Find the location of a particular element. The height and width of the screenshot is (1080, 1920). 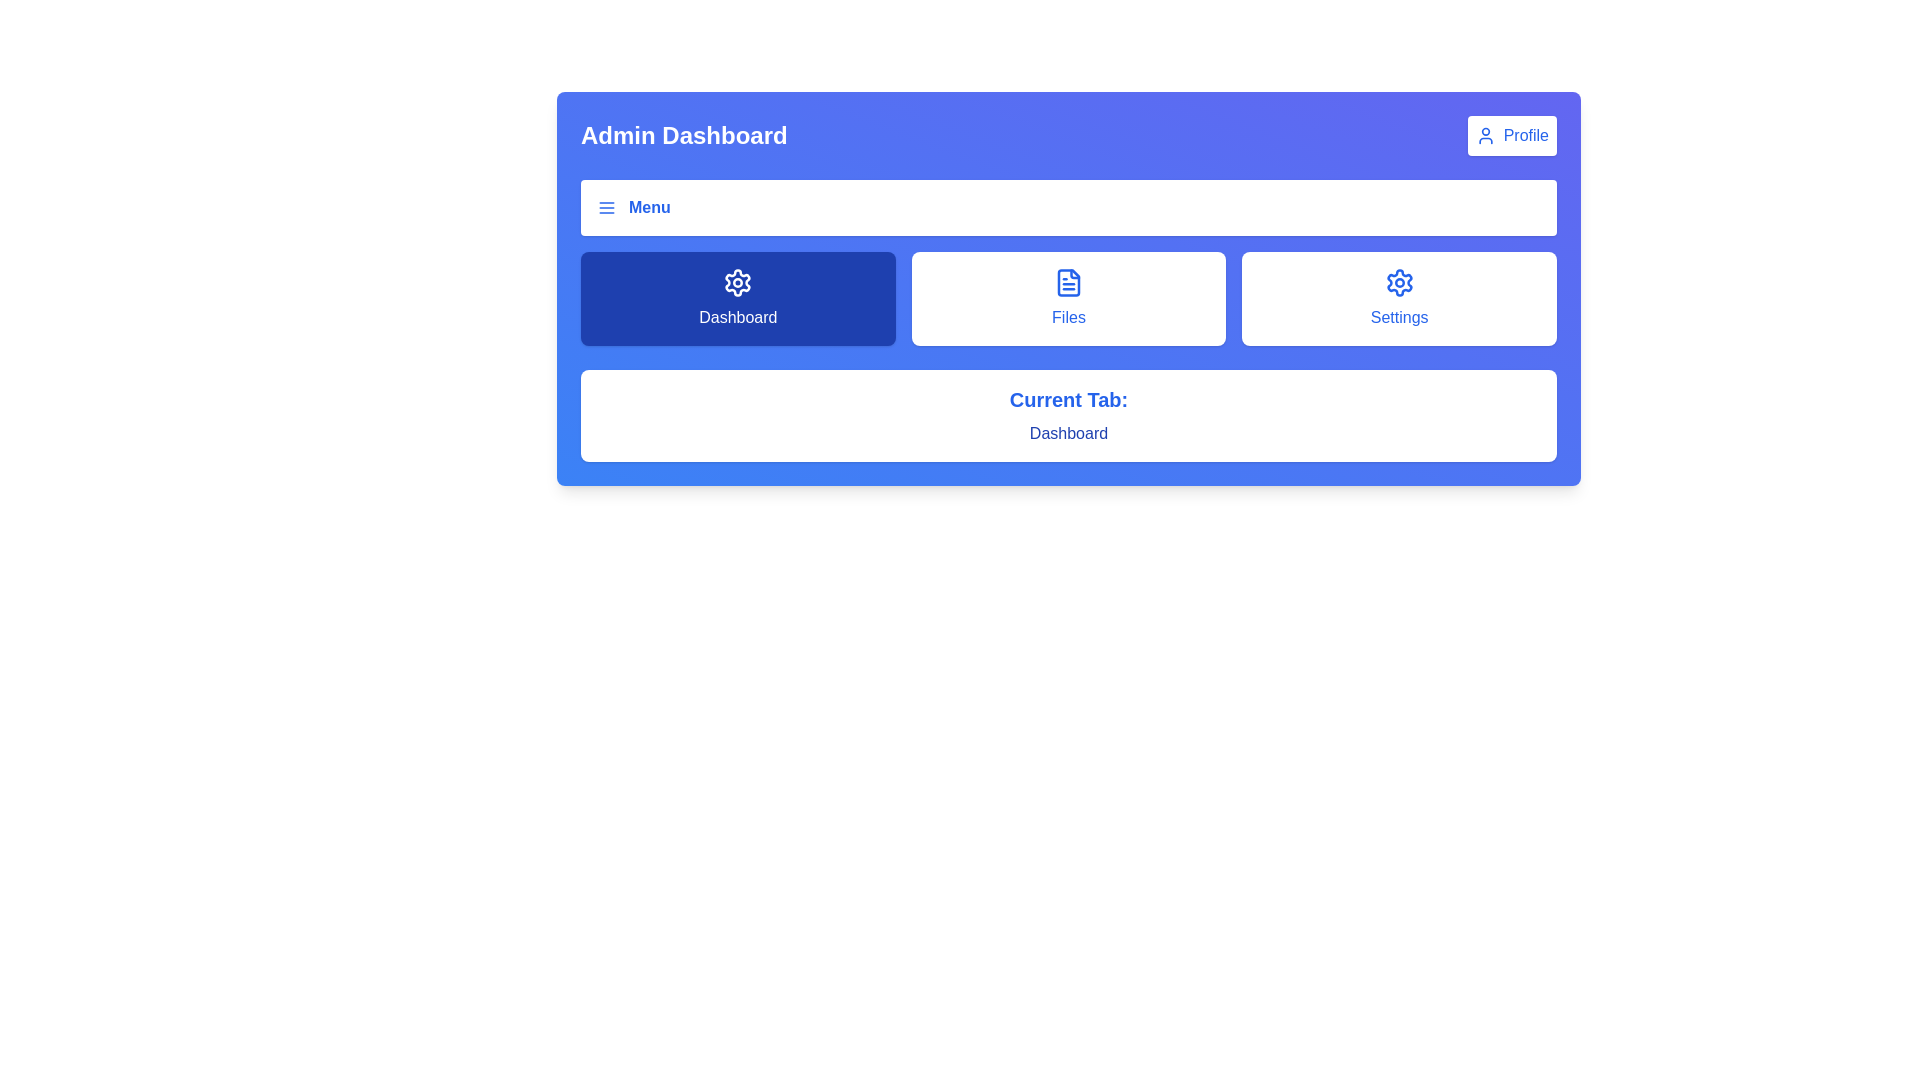

the navigation button with an icon and text located at the top-right corner of the interface, next to the 'Admin Dashboard' title is located at coordinates (1512, 135).